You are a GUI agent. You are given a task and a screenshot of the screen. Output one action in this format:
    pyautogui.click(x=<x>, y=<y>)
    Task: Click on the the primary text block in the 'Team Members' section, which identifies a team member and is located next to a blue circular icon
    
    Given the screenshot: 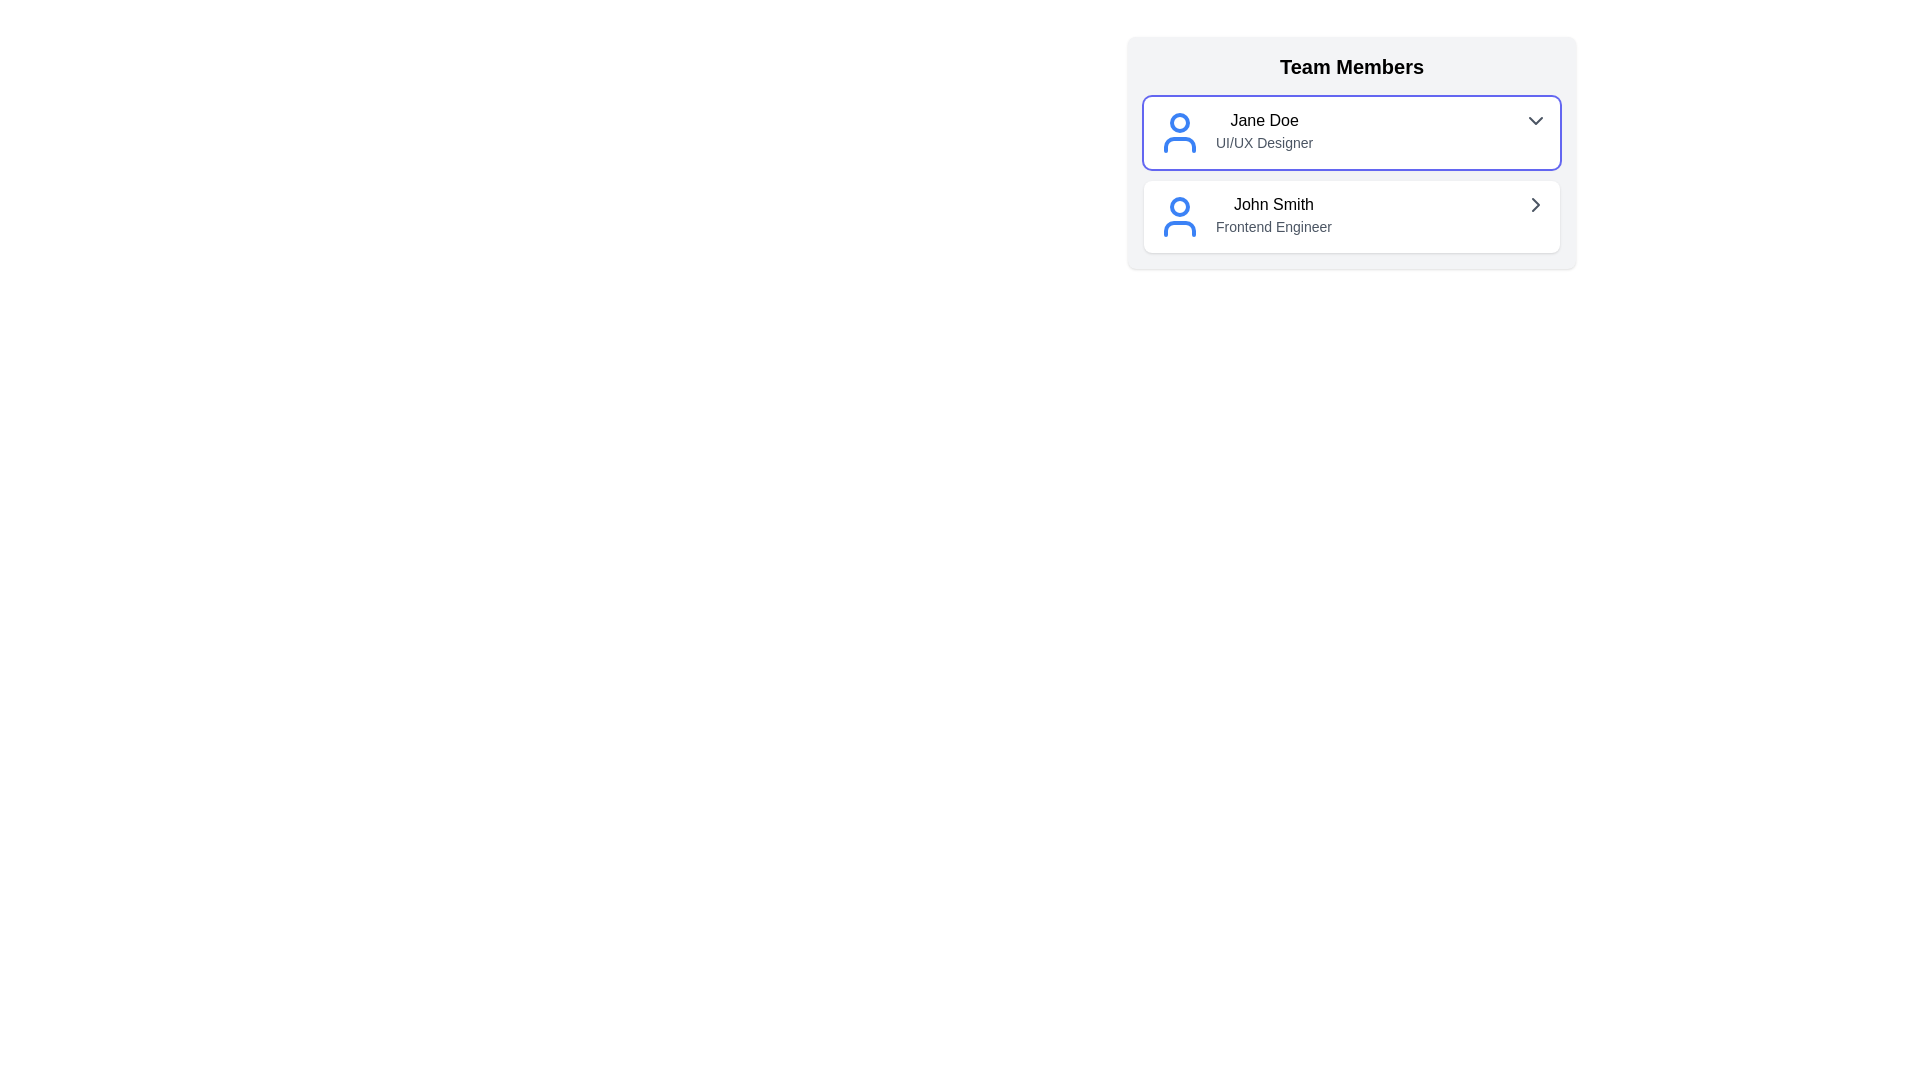 What is the action you would take?
    pyautogui.click(x=1263, y=131)
    